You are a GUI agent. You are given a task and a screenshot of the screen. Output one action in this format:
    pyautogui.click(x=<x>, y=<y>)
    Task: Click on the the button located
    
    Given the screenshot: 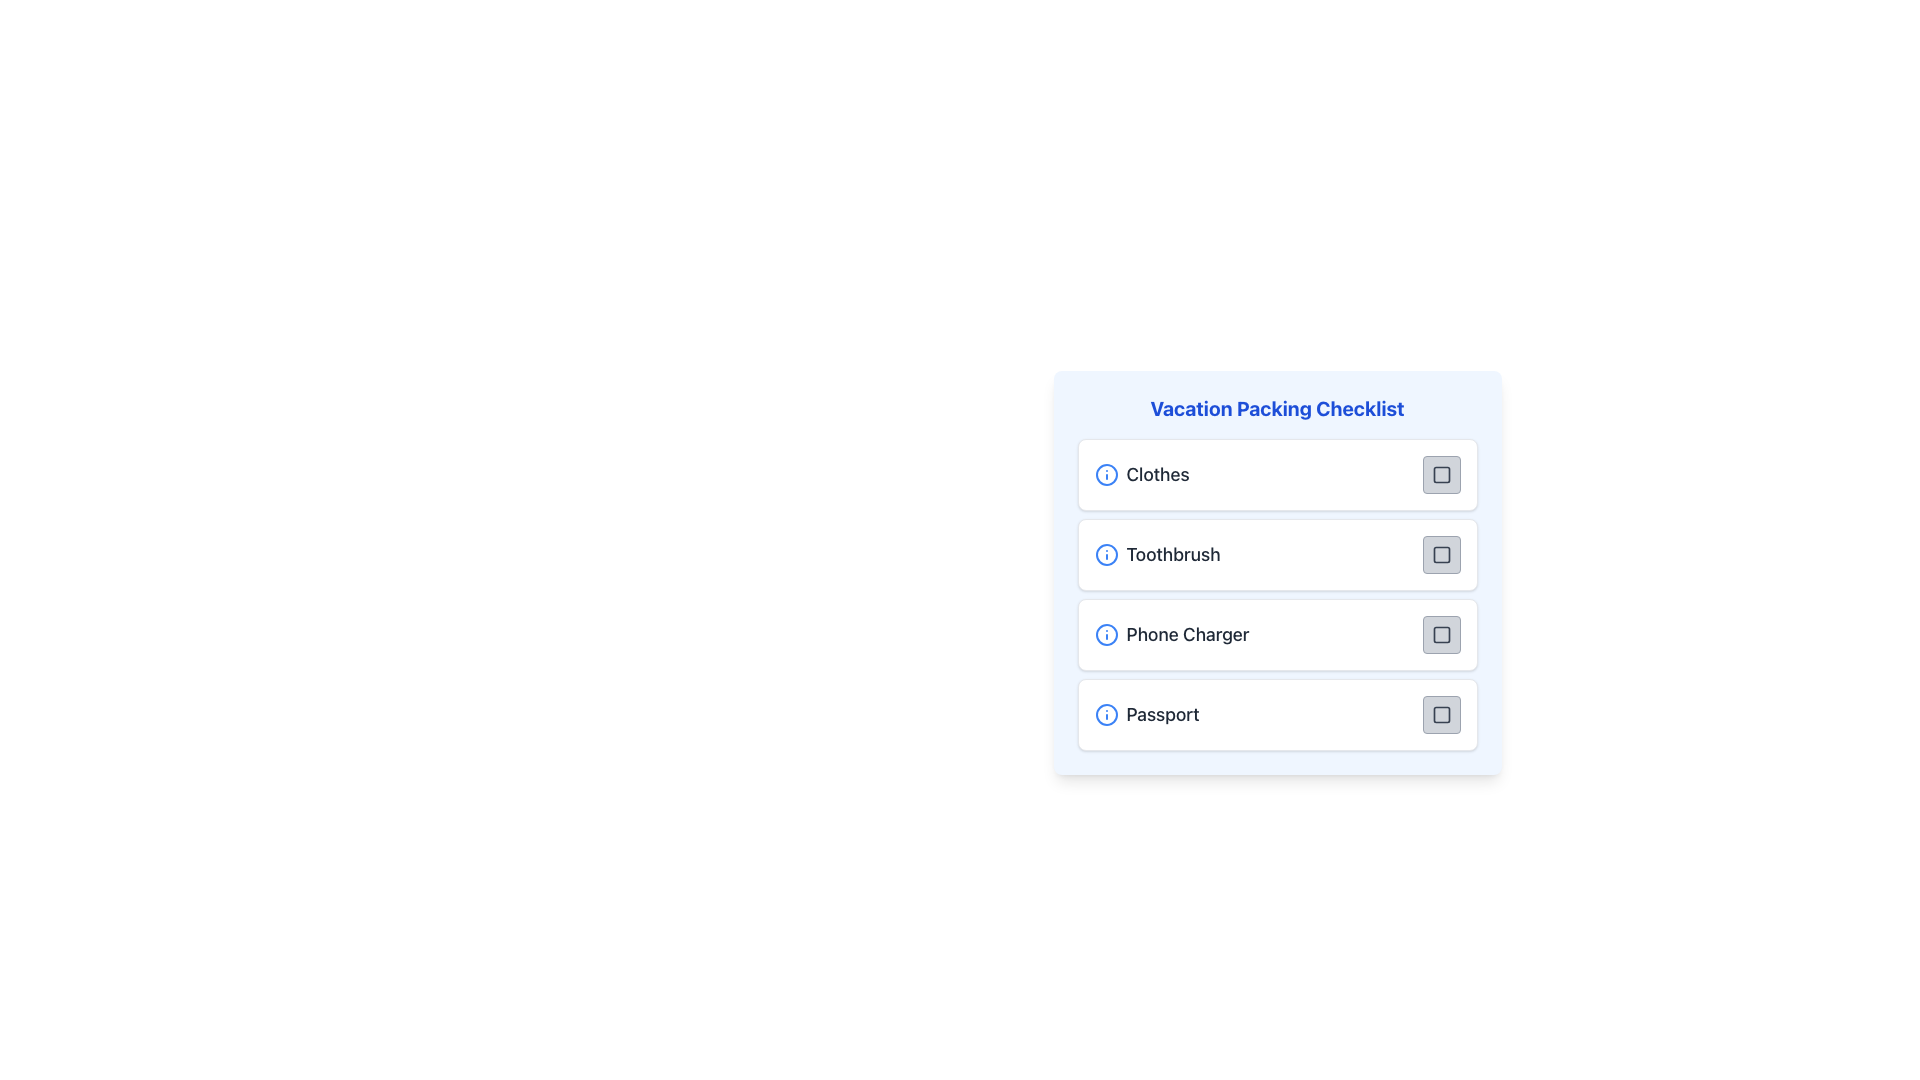 What is the action you would take?
    pyautogui.click(x=1441, y=555)
    